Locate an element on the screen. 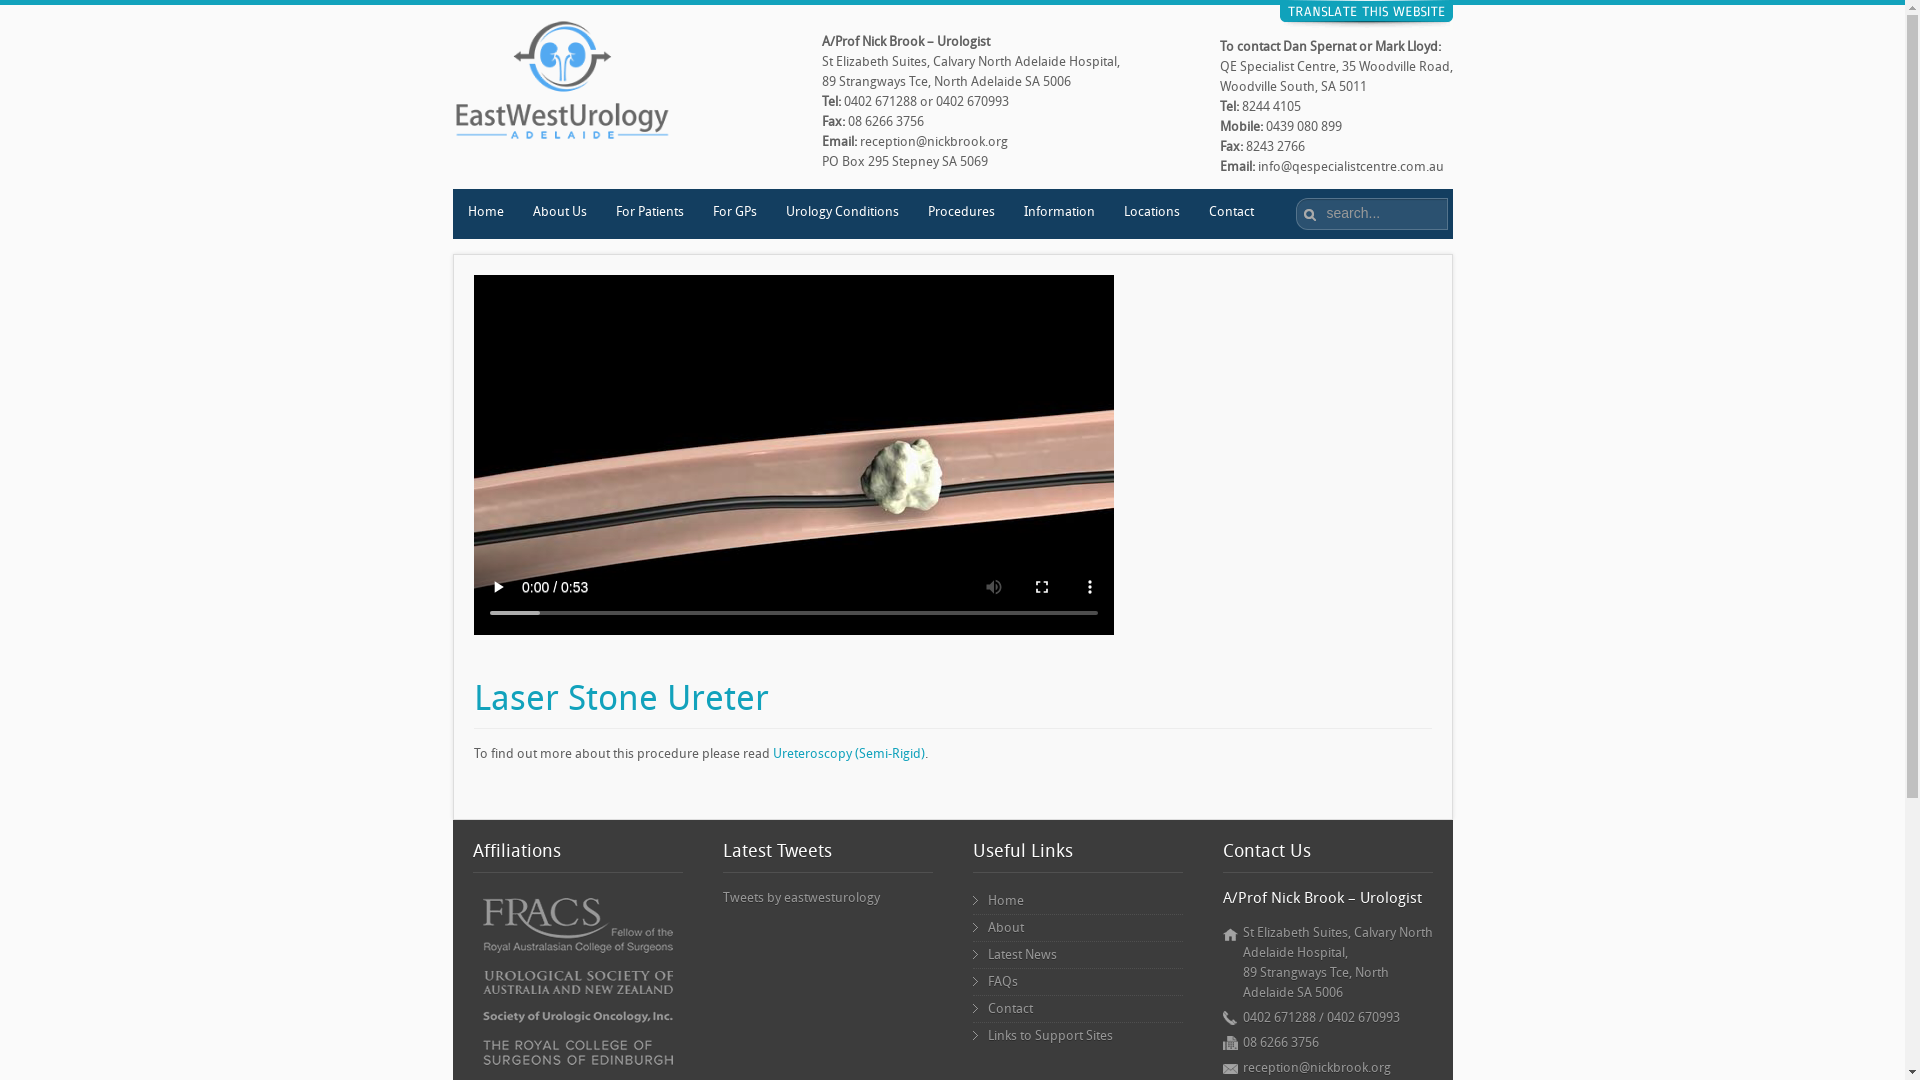  'reception@nickbrook.org' is located at coordinates (933, 140).